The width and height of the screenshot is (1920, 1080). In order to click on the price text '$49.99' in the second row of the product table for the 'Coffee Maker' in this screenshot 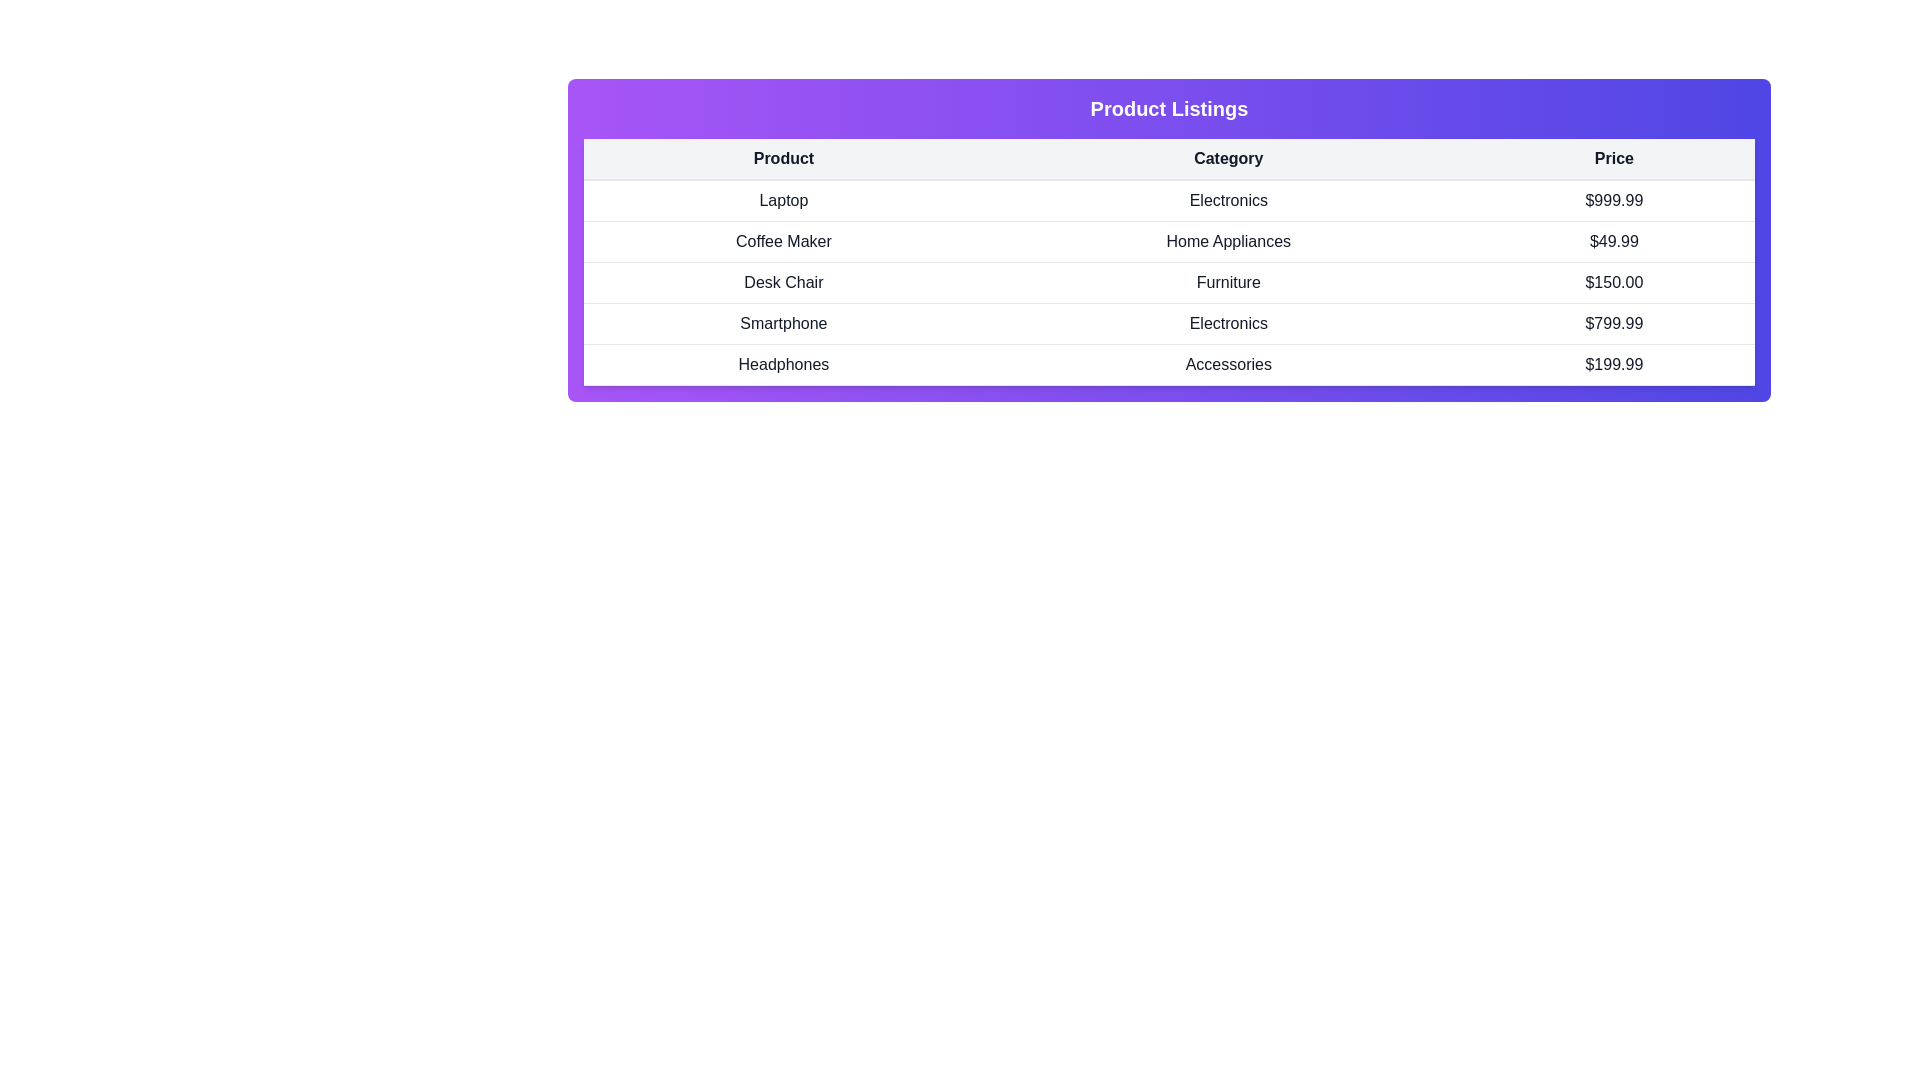, I will do `click(1614, 241)`.